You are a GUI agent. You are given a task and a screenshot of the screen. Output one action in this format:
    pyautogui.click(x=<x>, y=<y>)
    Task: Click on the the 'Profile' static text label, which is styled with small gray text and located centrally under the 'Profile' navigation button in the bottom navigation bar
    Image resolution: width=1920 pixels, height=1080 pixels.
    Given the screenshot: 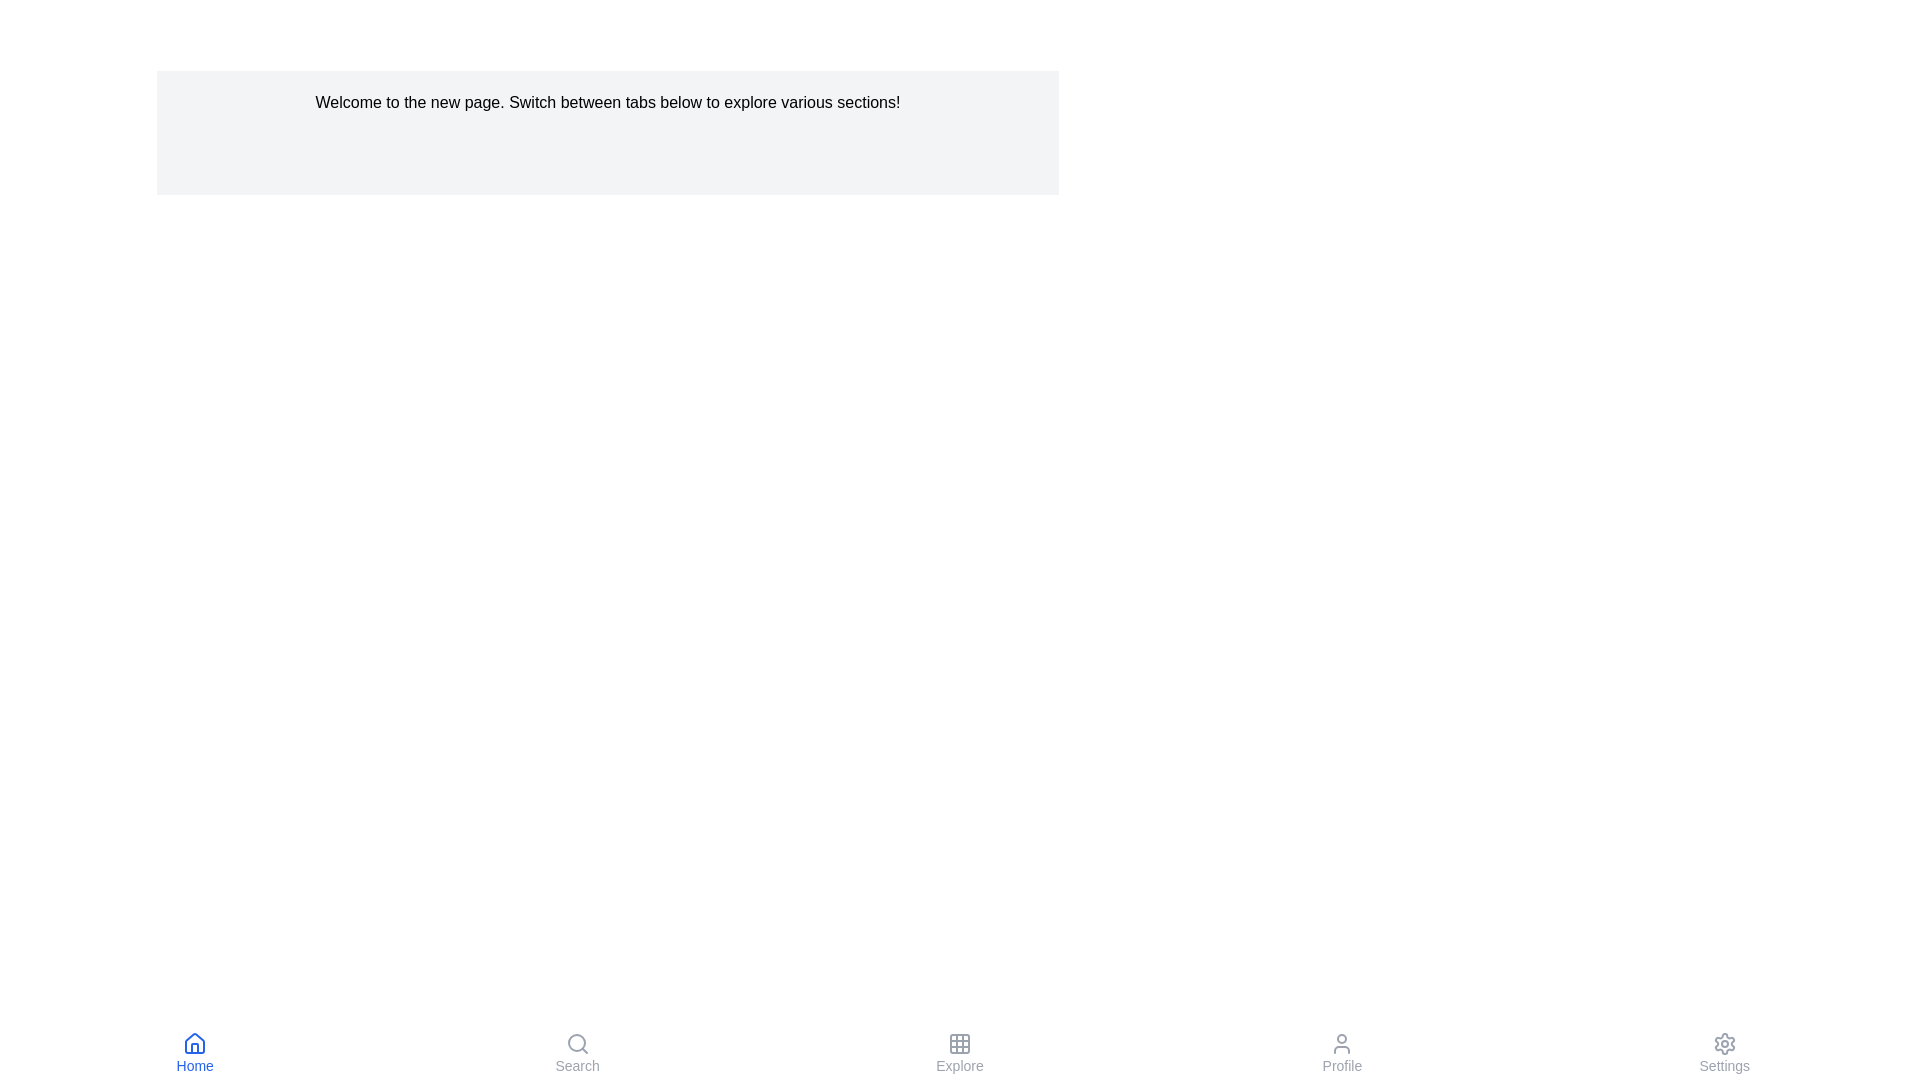 What is the action you would take?
    pyautogui.click(x=1342, y=1064)
    